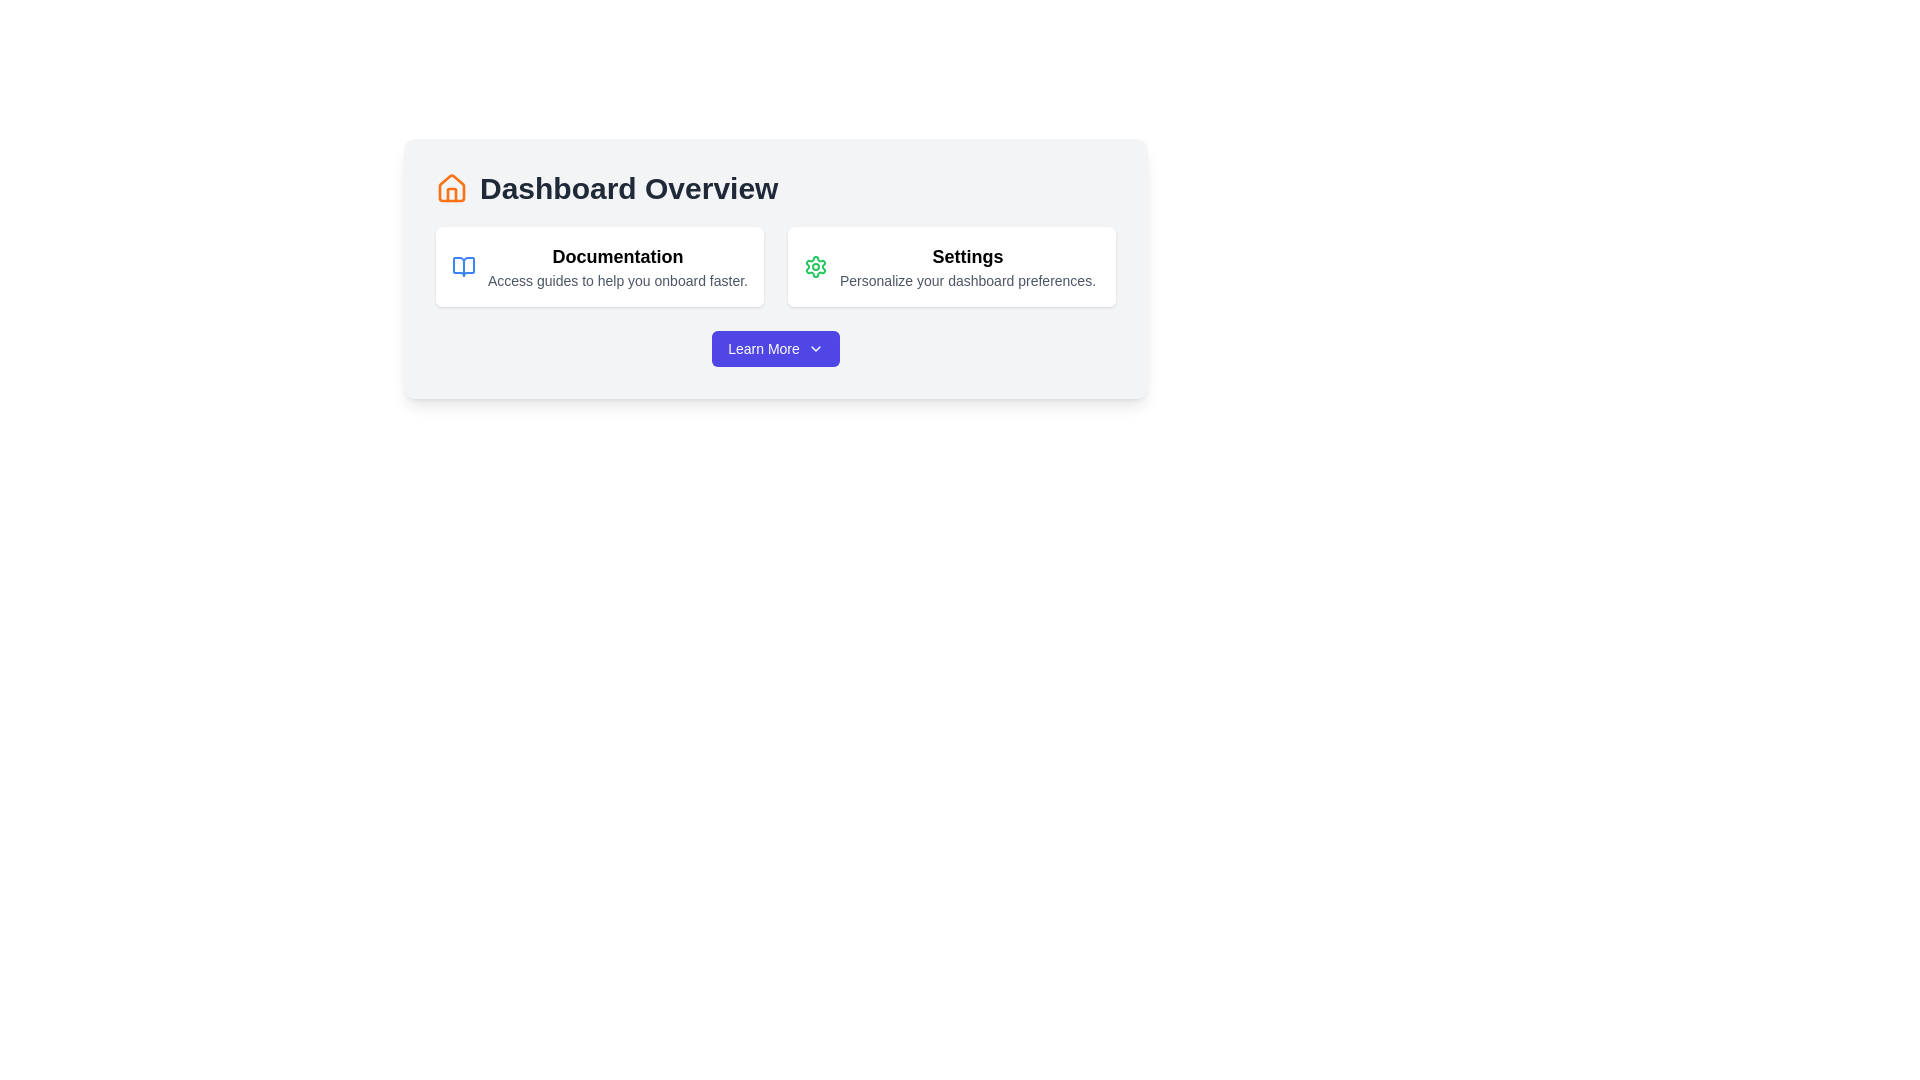  I want to click on properties of the vertical rectangle that resembles the roof structure of the house icon, which is located within the orange outline of the house icon to the left of the 'Dashboard Overview' heading, so click(450, 195).